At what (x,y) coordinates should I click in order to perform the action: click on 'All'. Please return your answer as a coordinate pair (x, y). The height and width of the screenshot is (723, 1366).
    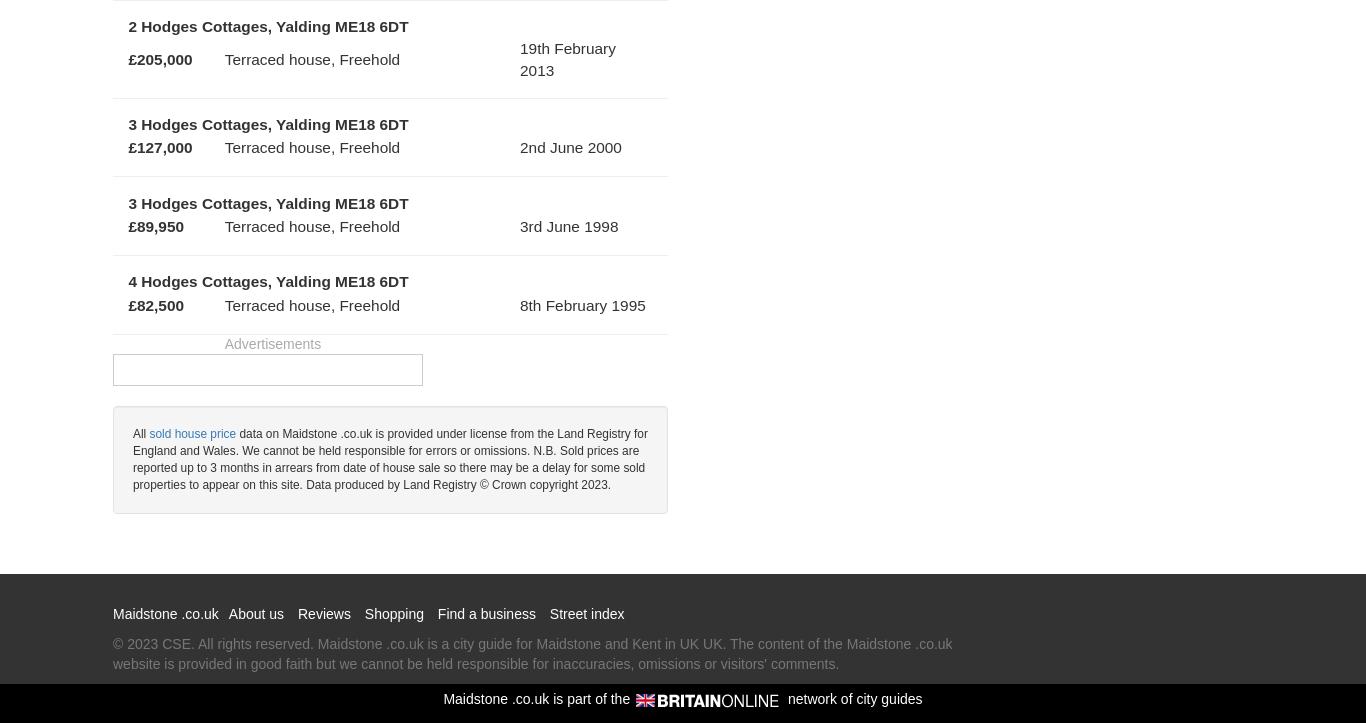
    Looking at the image, I should click on (139, 434).